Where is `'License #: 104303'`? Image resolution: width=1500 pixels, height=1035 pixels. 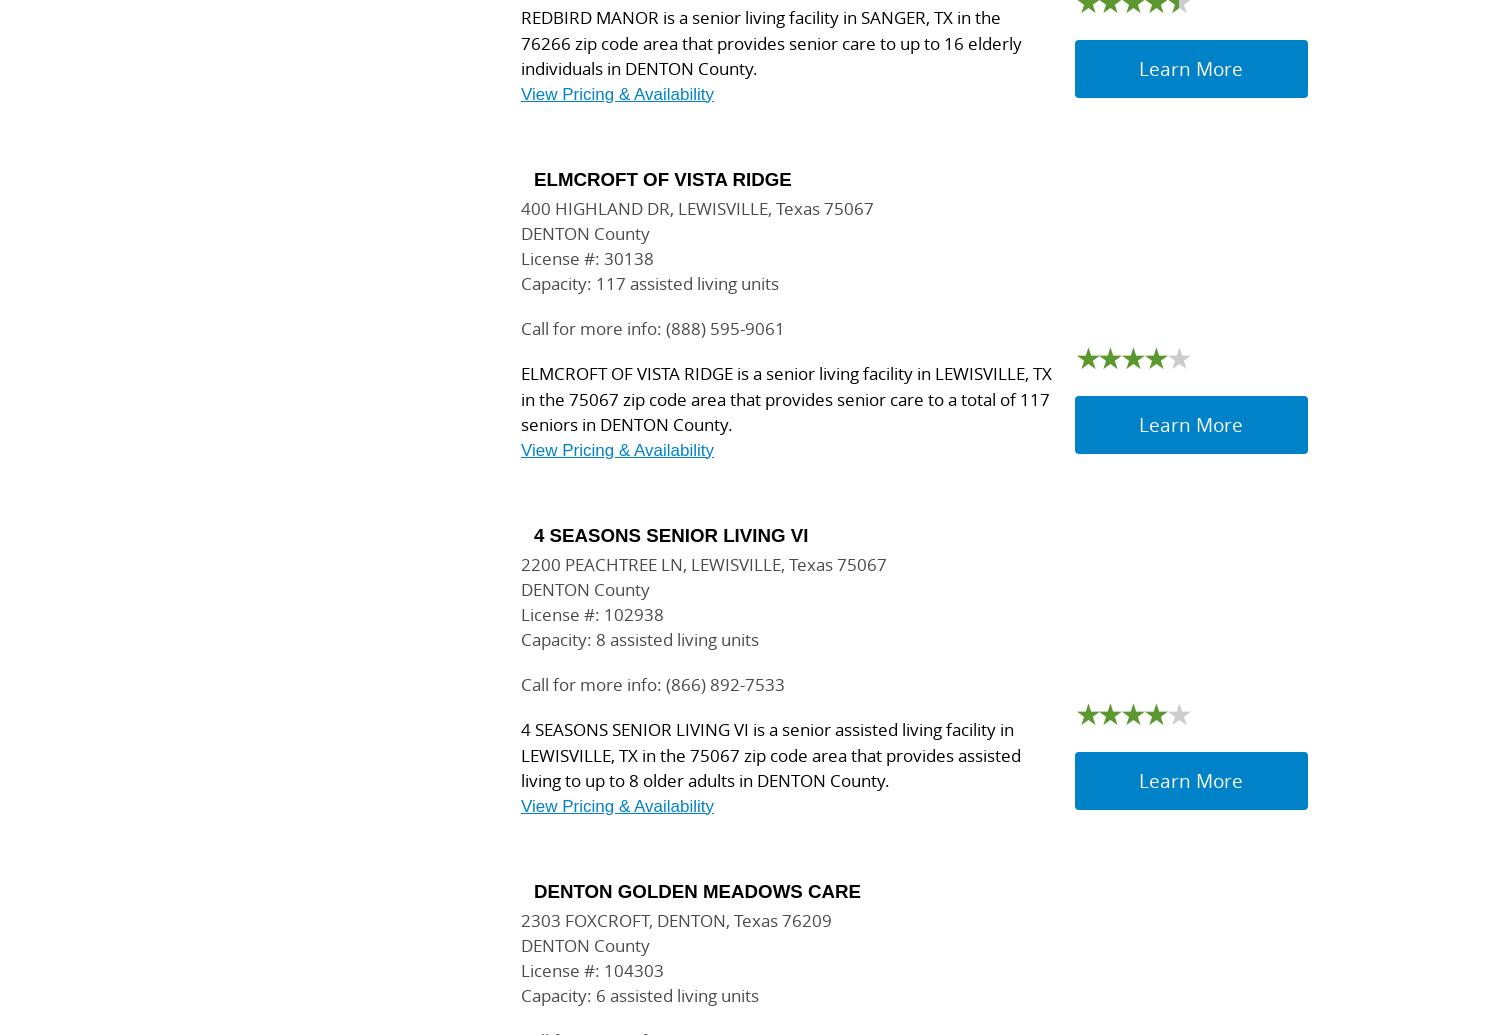
'License #: 104303' is located at coordinates (591, 969).